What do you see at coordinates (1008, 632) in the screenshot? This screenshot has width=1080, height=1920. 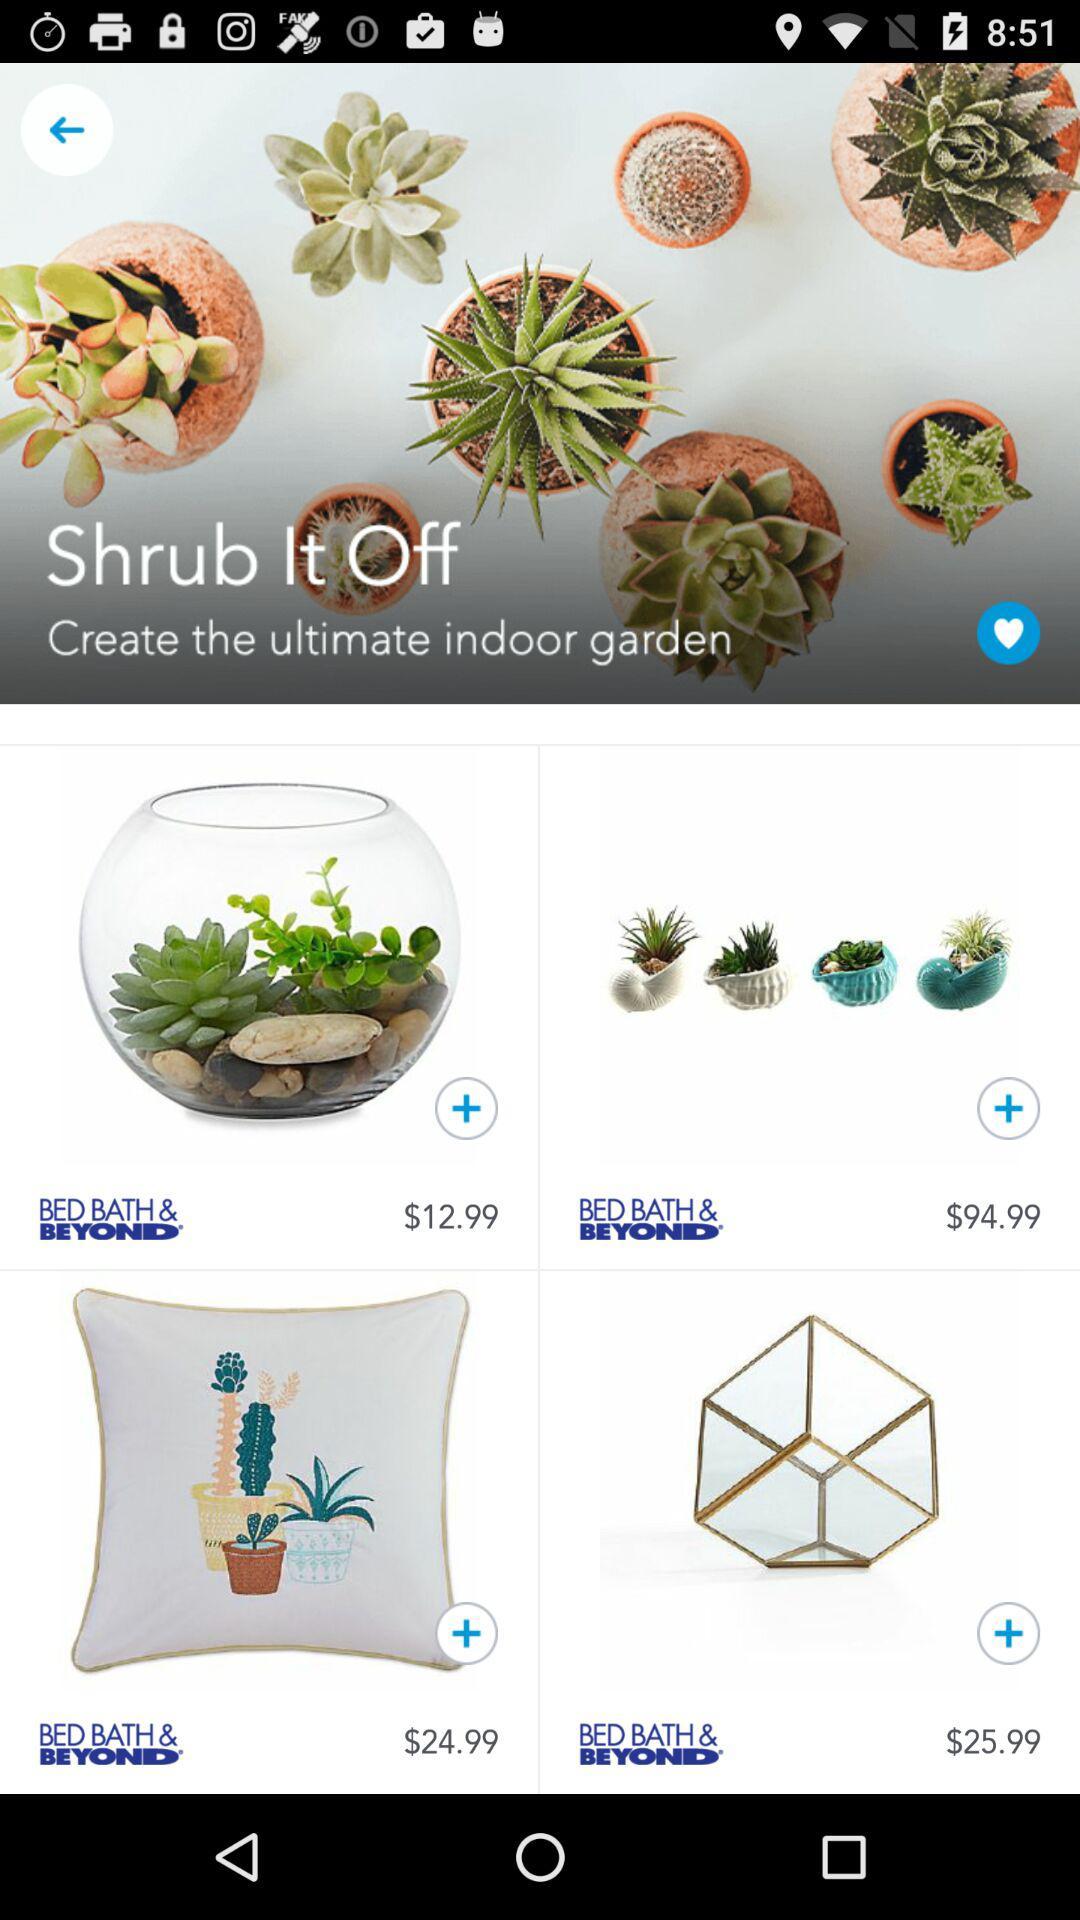 I see `this page` at bounding box center [1008, 632].